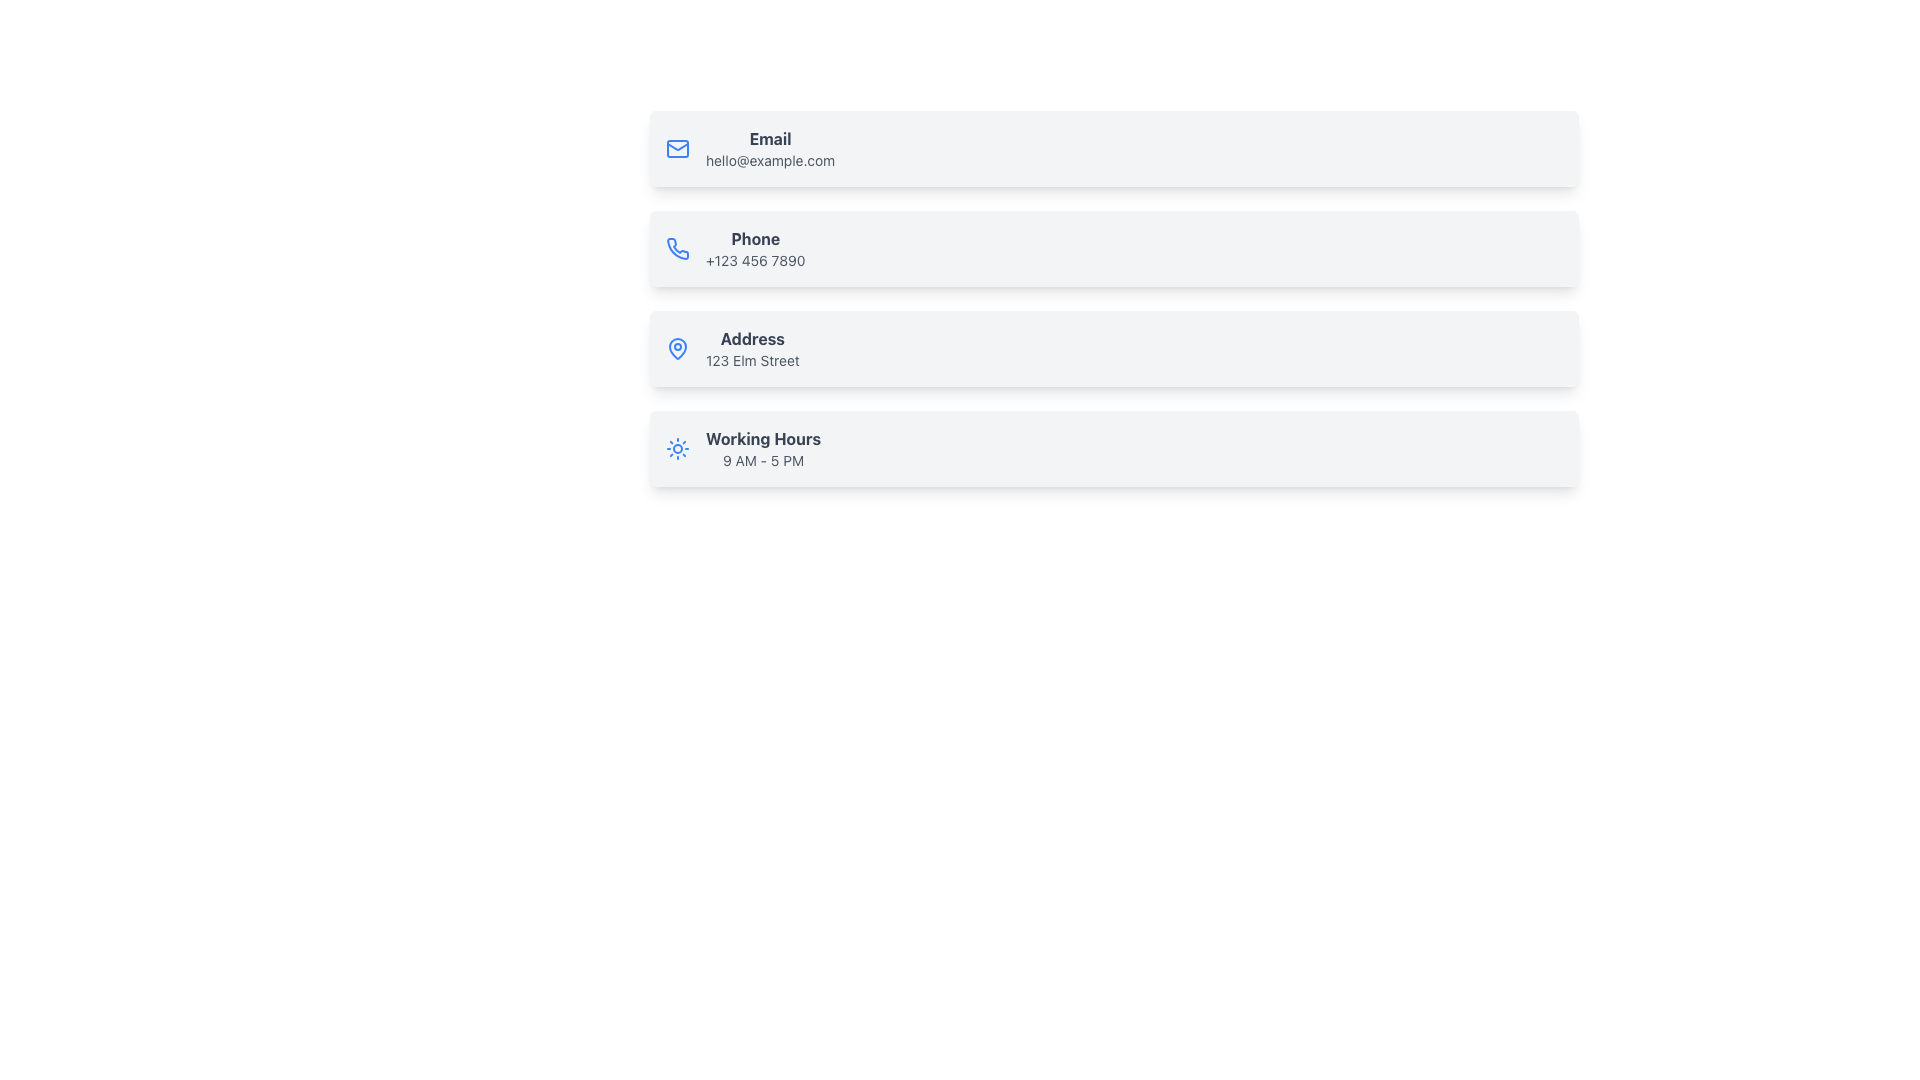 The height and width of the screenshot is (1080, 1920). I want to click on the phone icon element, which is a blue outlined telephone receiver located to the left of the text 'Phone +123 456 7890', so click(677, 248).